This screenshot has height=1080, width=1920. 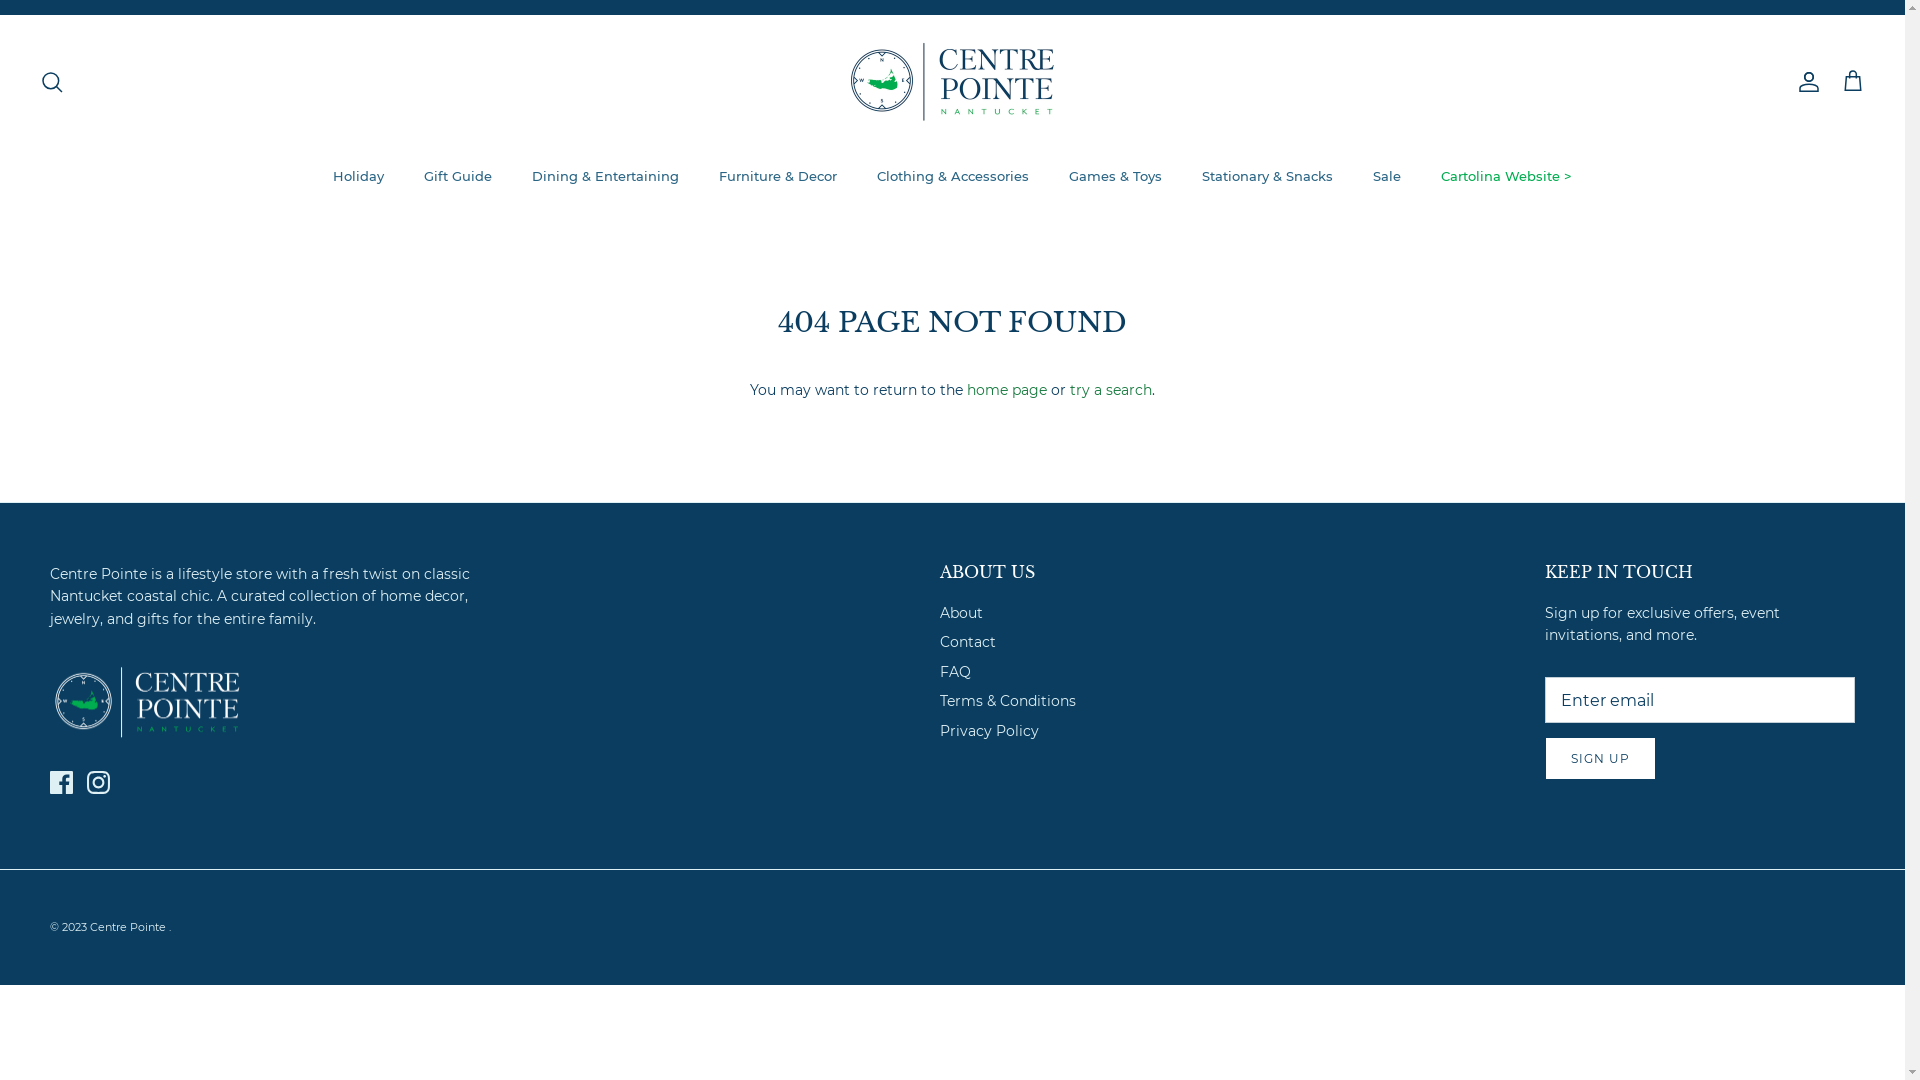 I want to click on 'Holiday', so click(x=358, y=176).